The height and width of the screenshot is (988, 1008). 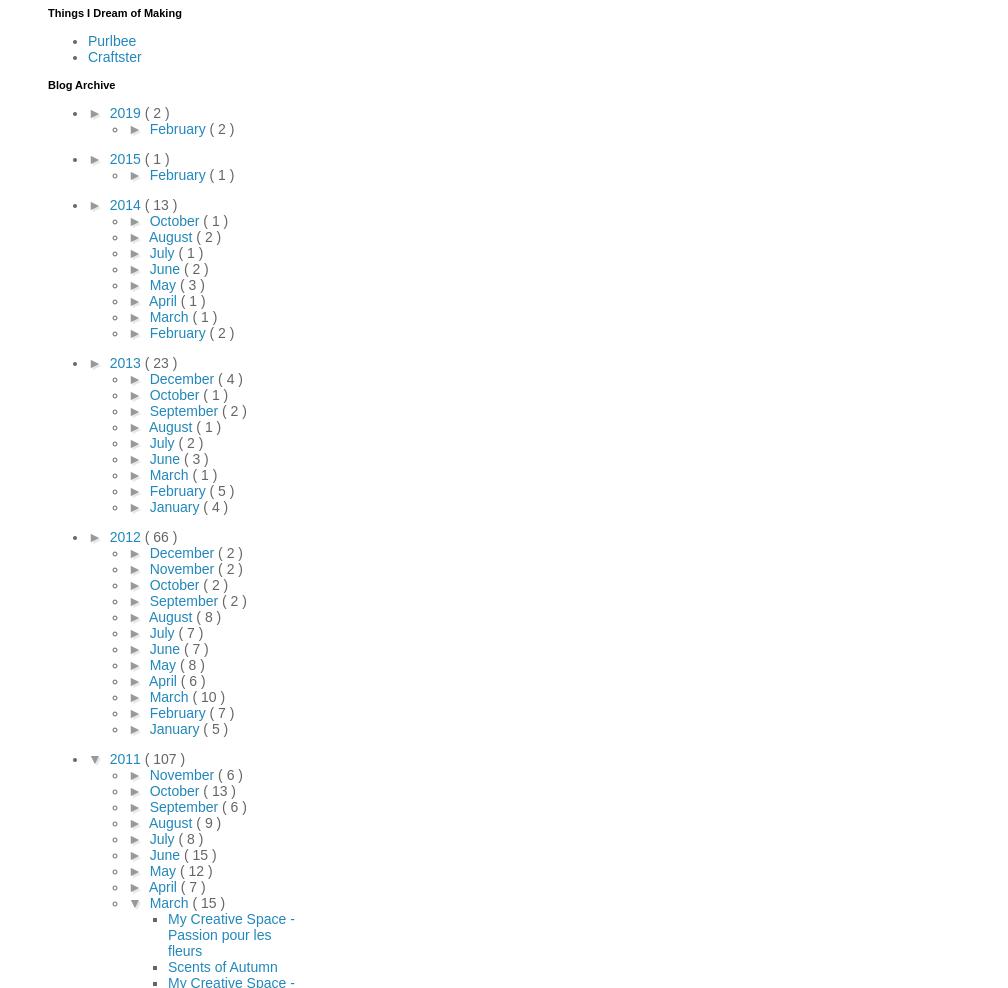 I want to click on '(
              9
              )', so click(x=208, y=822).